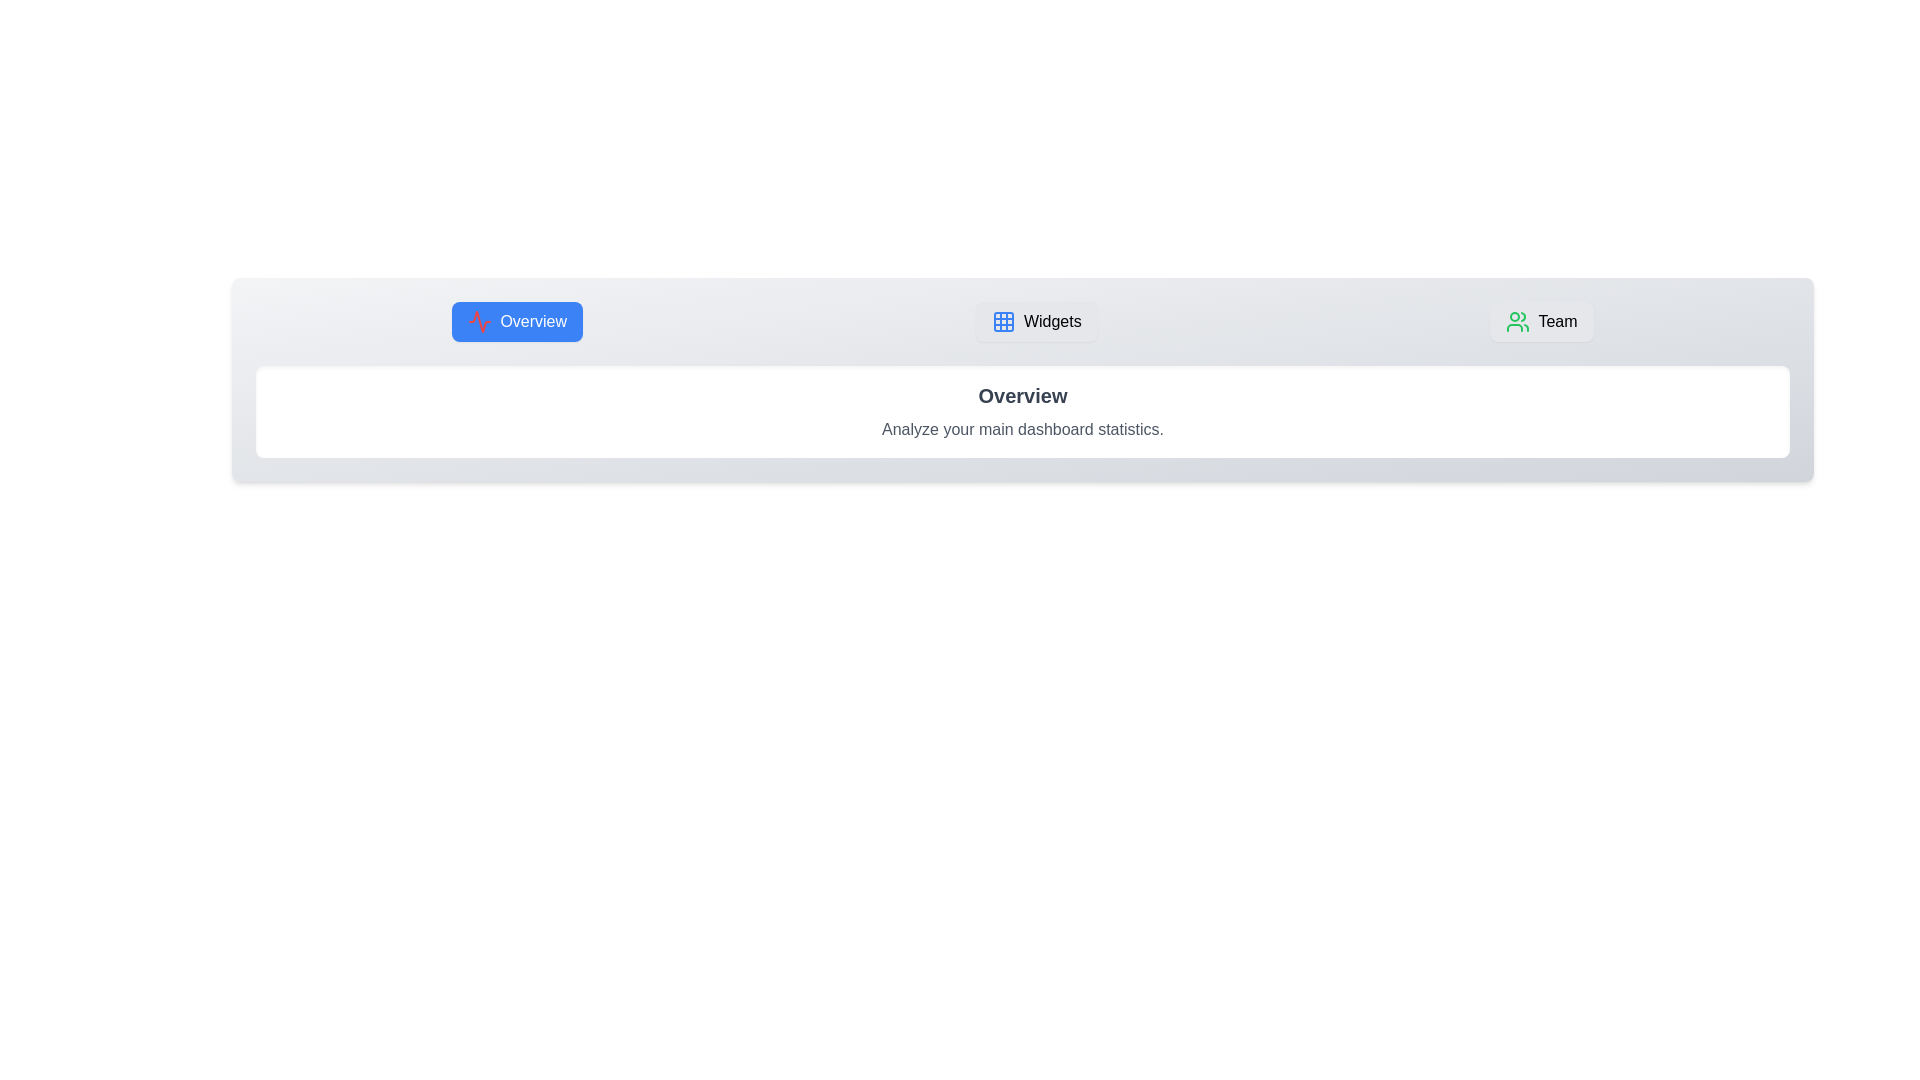  I want to click on the icon associated with the Overview tab to activate it, so click(480, 320).